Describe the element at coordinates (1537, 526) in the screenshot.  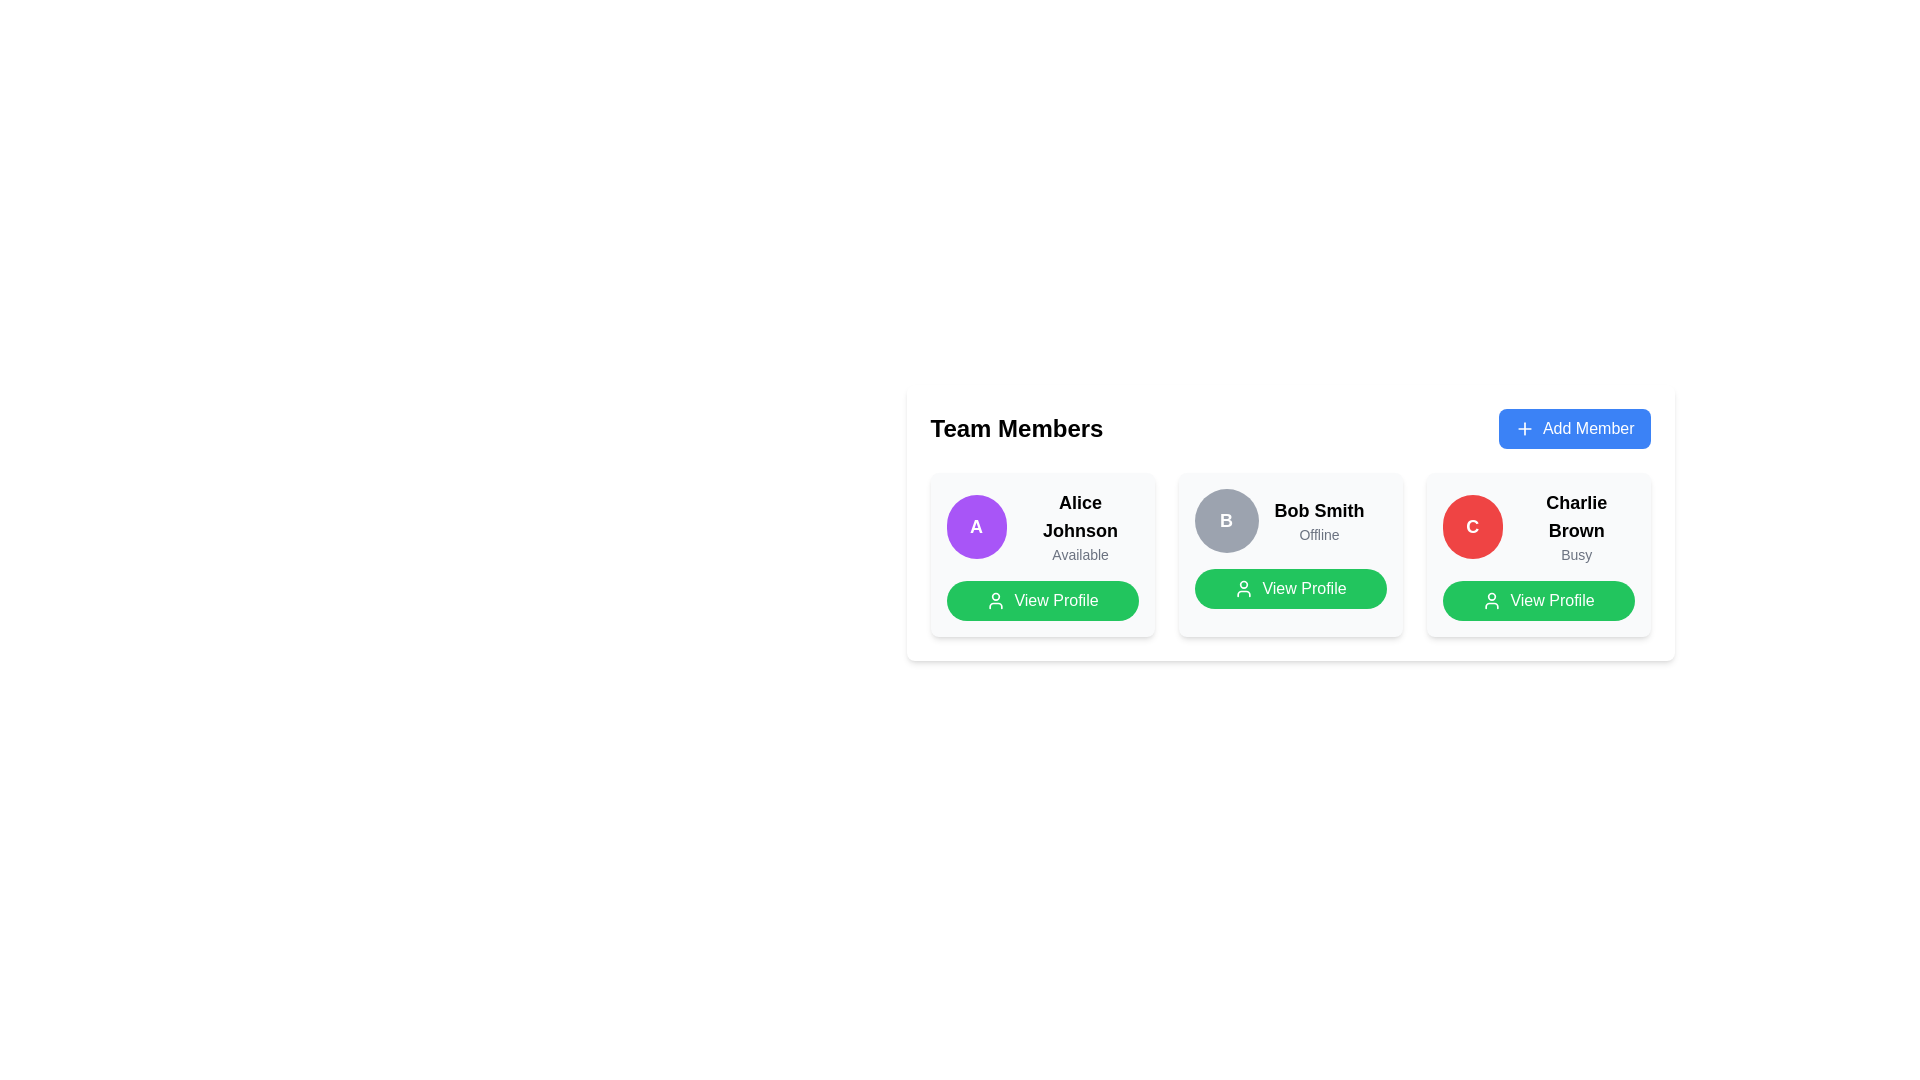
I see `the status area of the User Profile Display located on the far right of the user cards` at that location.